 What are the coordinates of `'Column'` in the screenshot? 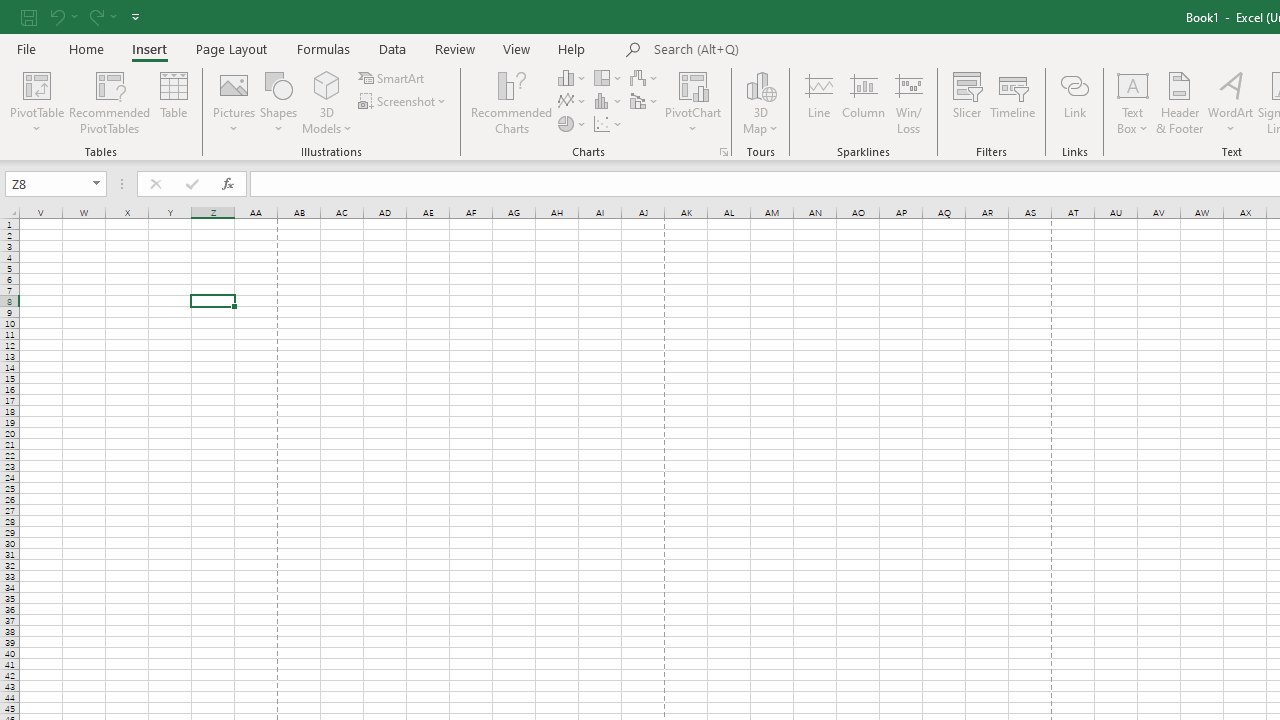 It's located at (864, 103).